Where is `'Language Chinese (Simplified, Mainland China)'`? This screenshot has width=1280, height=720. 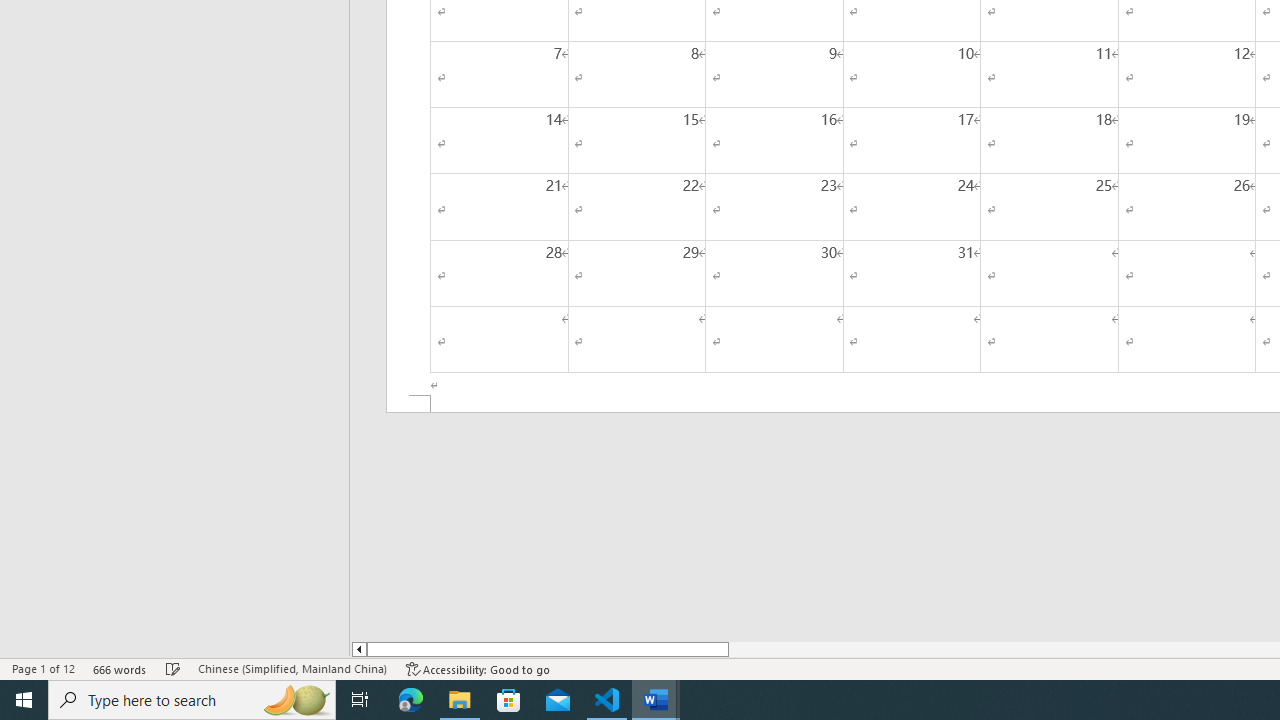 'Language Chinese (Simplified, Mainland China)' is located at coordinates (291, 669).